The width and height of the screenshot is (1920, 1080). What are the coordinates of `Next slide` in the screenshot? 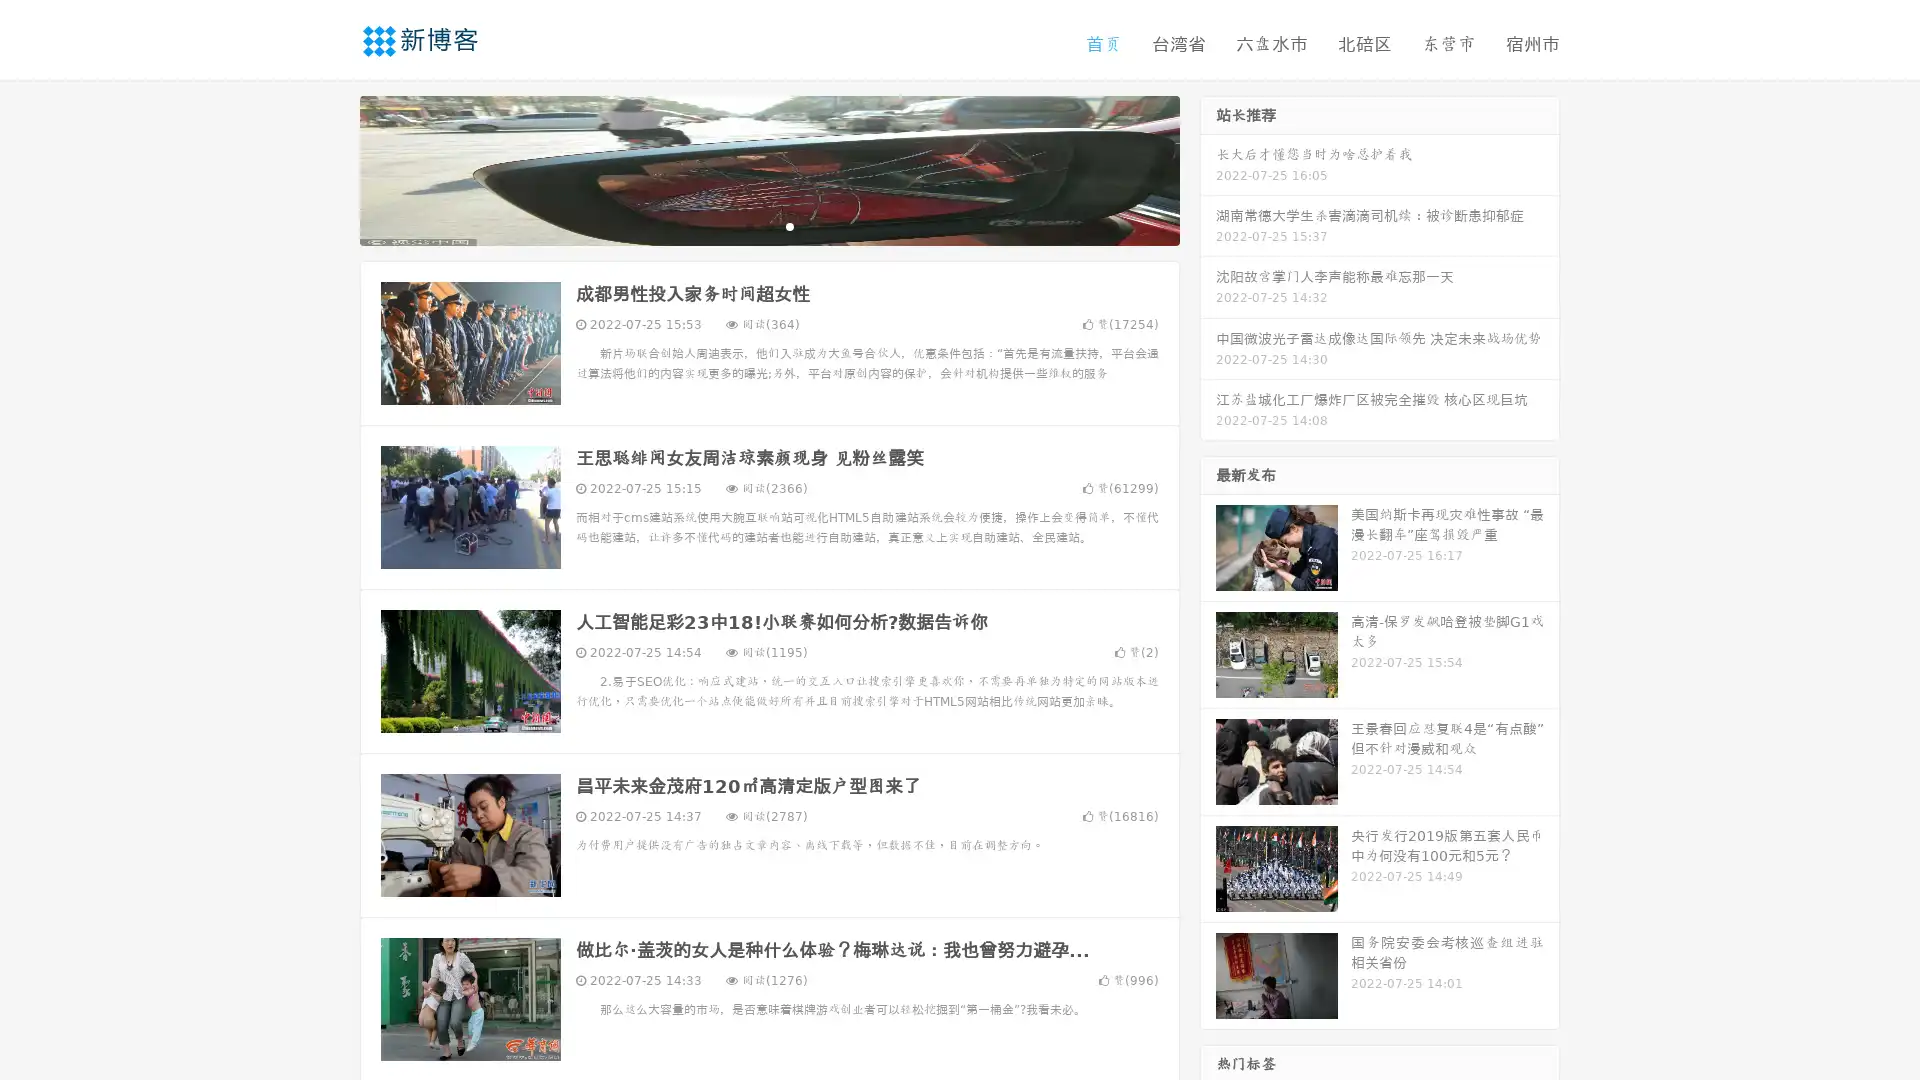 It's located at (1208, 168).